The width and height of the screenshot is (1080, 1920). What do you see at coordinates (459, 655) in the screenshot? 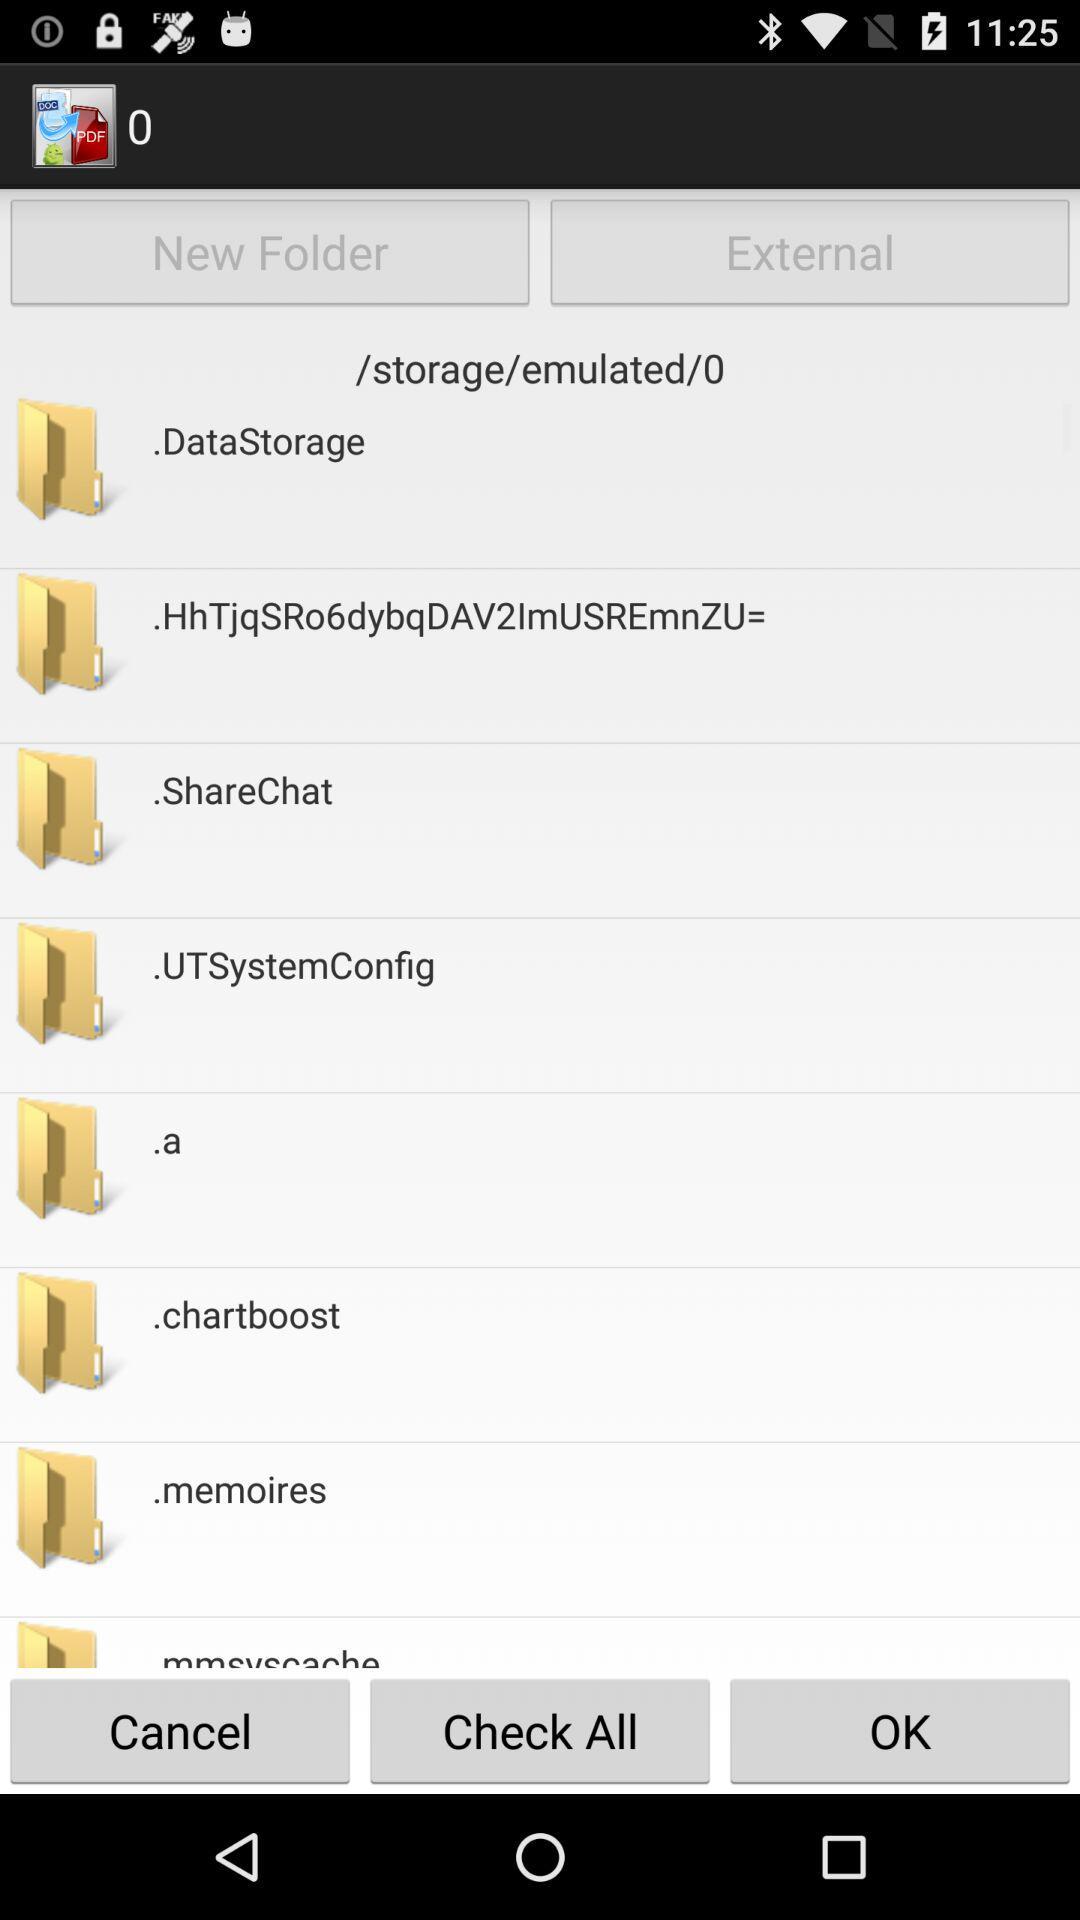
I see `the .hhtjqsro6dybqdav2imusremnzu= item` at bounding box center [459, 655].